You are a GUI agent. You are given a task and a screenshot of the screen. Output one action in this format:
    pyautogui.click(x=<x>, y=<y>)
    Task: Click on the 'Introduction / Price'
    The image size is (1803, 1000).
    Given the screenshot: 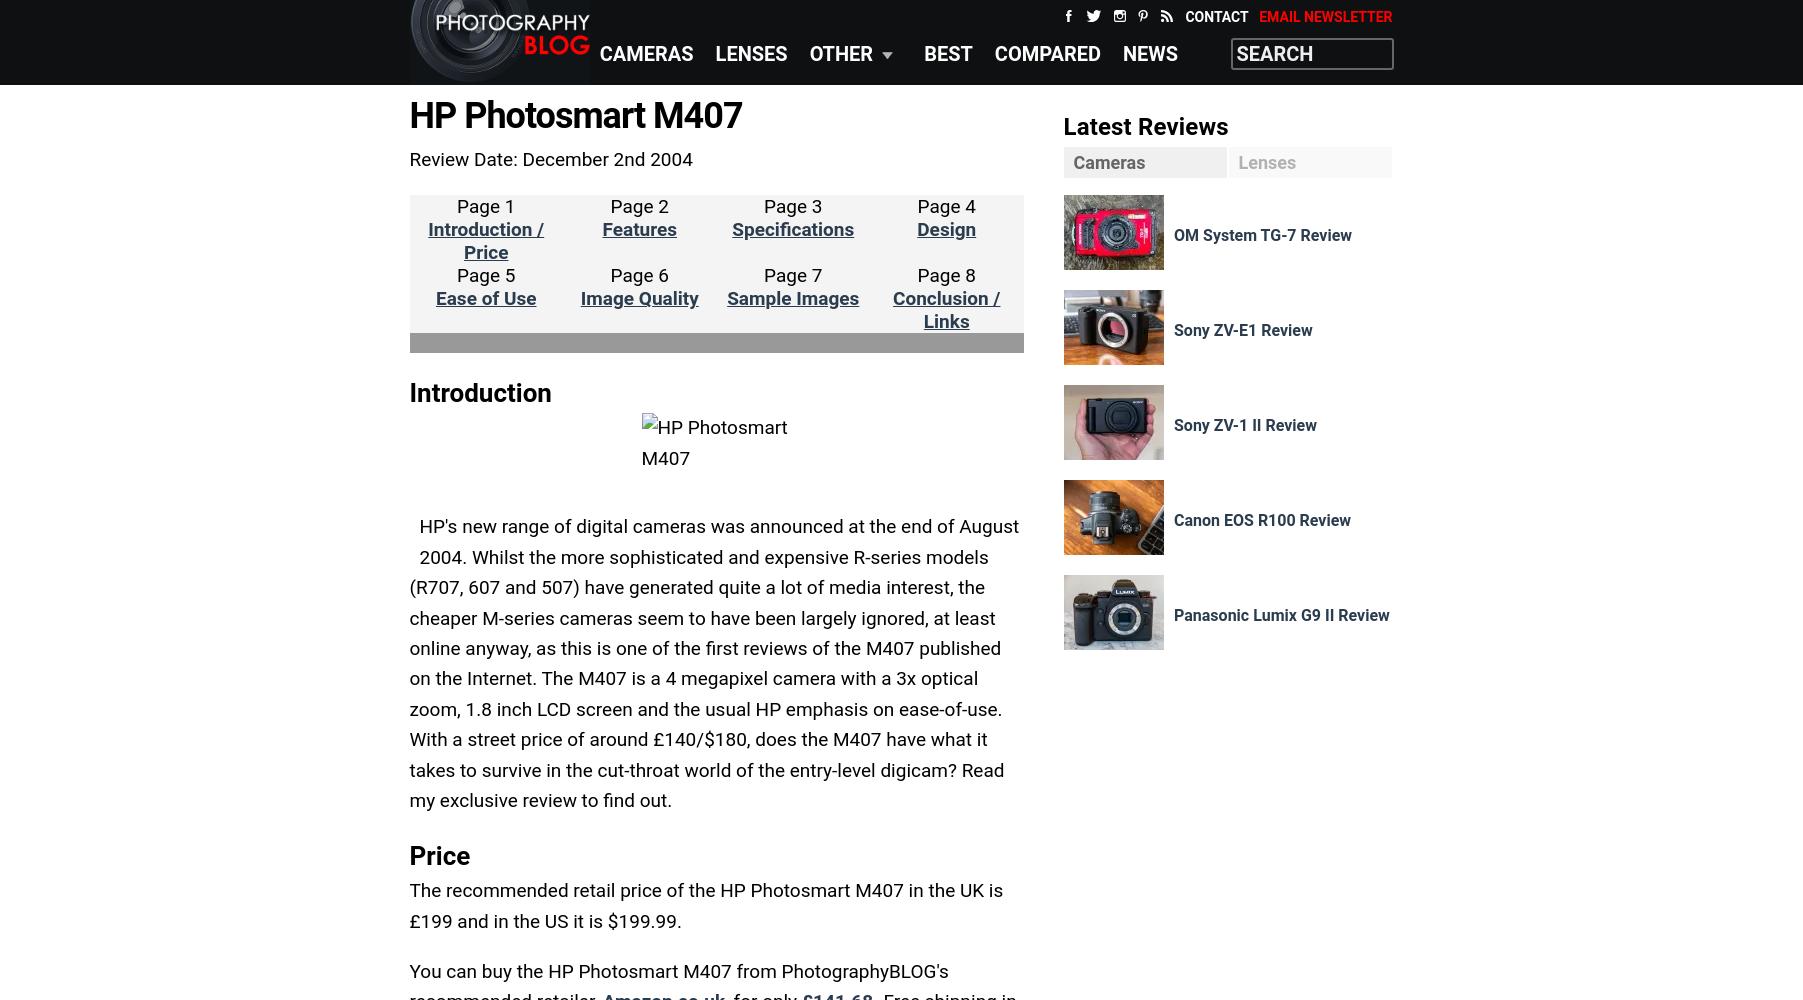 What is the action you would take?
    pyautogui.click(x=486, y=240)
    